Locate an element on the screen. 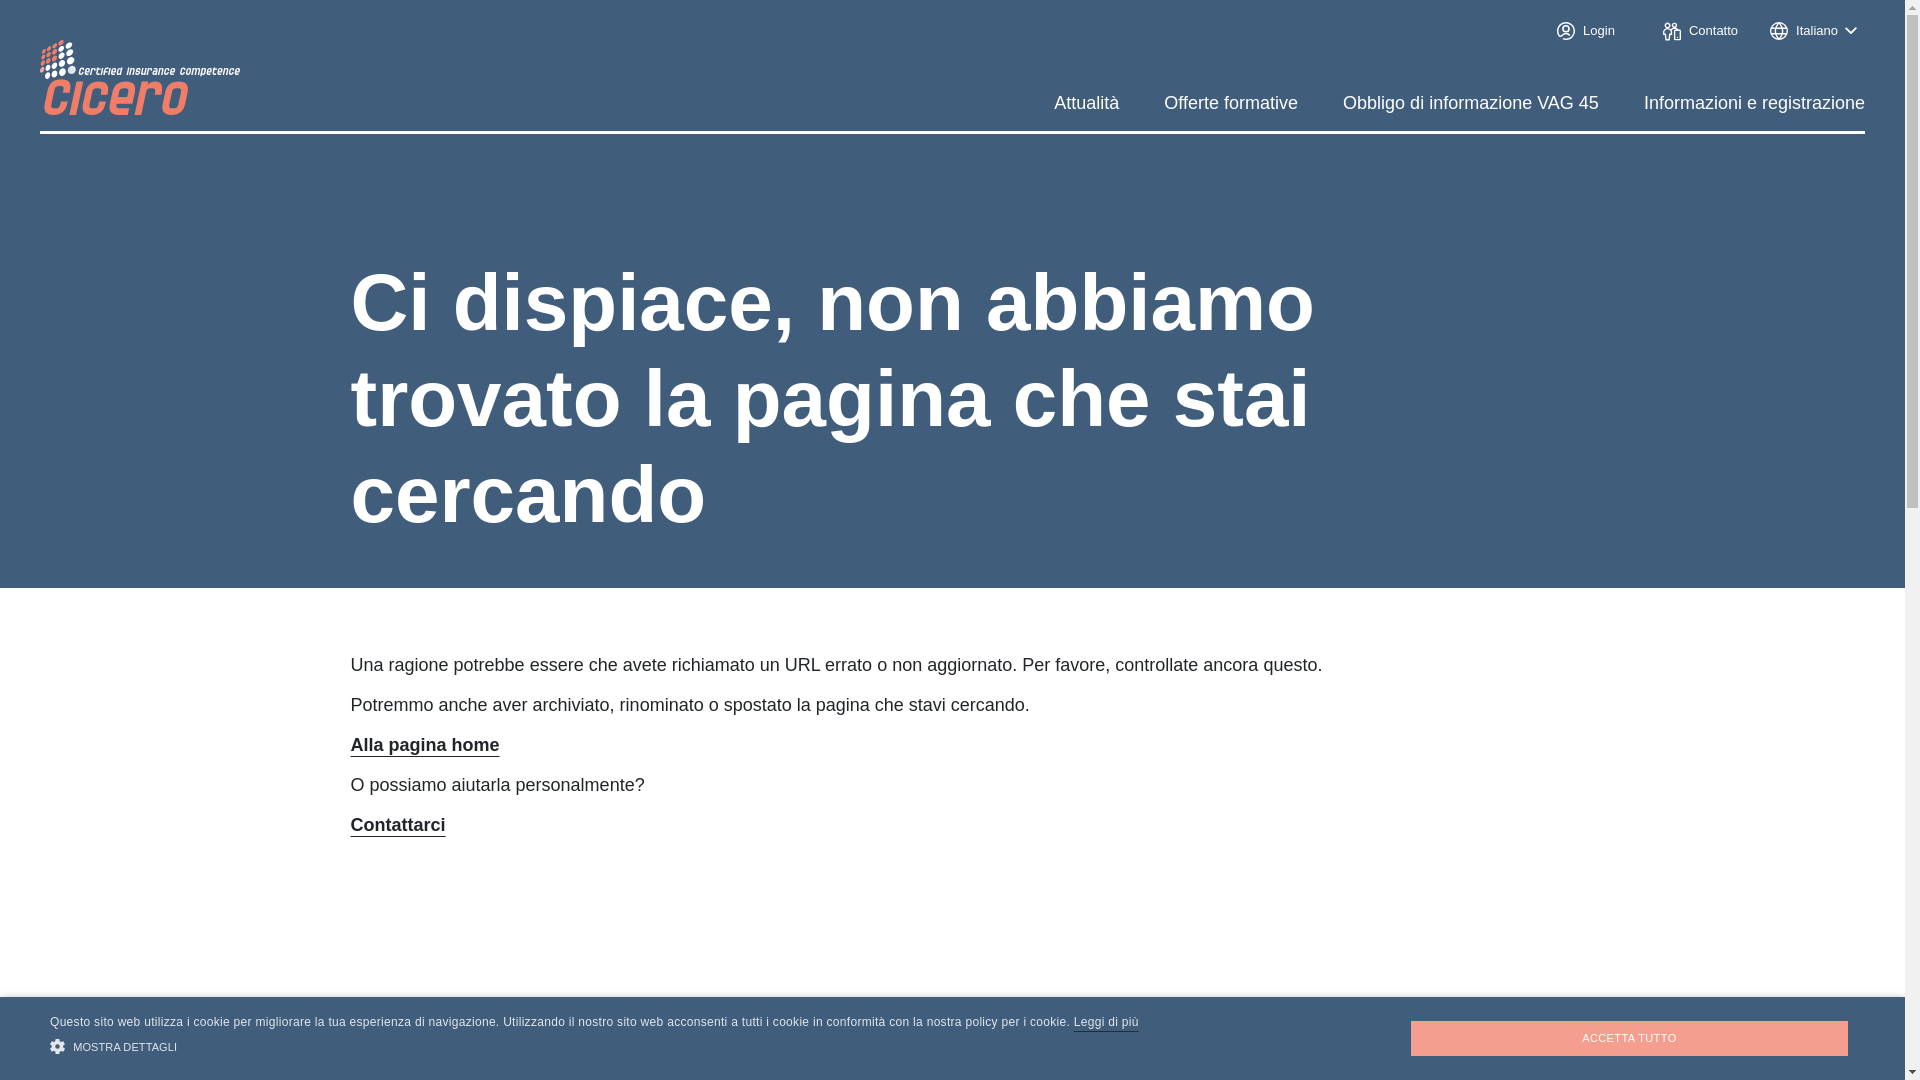 The image size is (1920, 1080). 'Italiano' is located at coordinates (1761, 30).